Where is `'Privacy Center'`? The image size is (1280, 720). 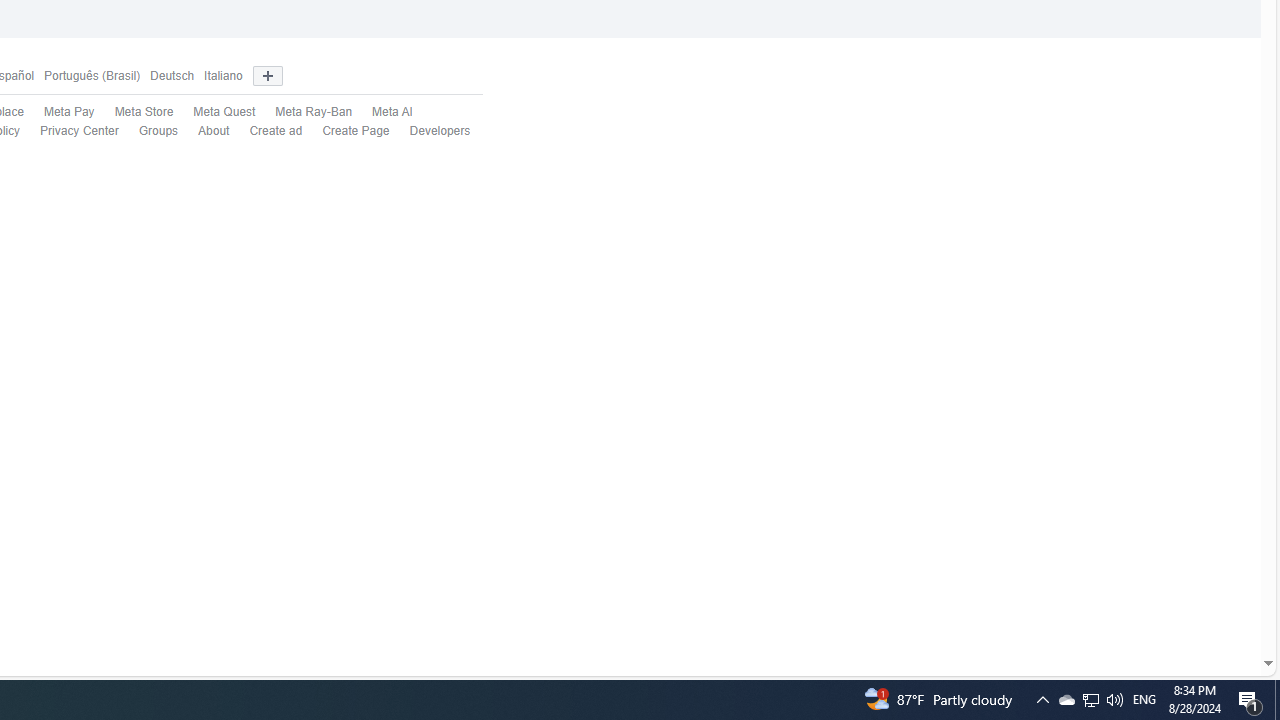 'Privacy Center' is located at coordinates (79, 131).